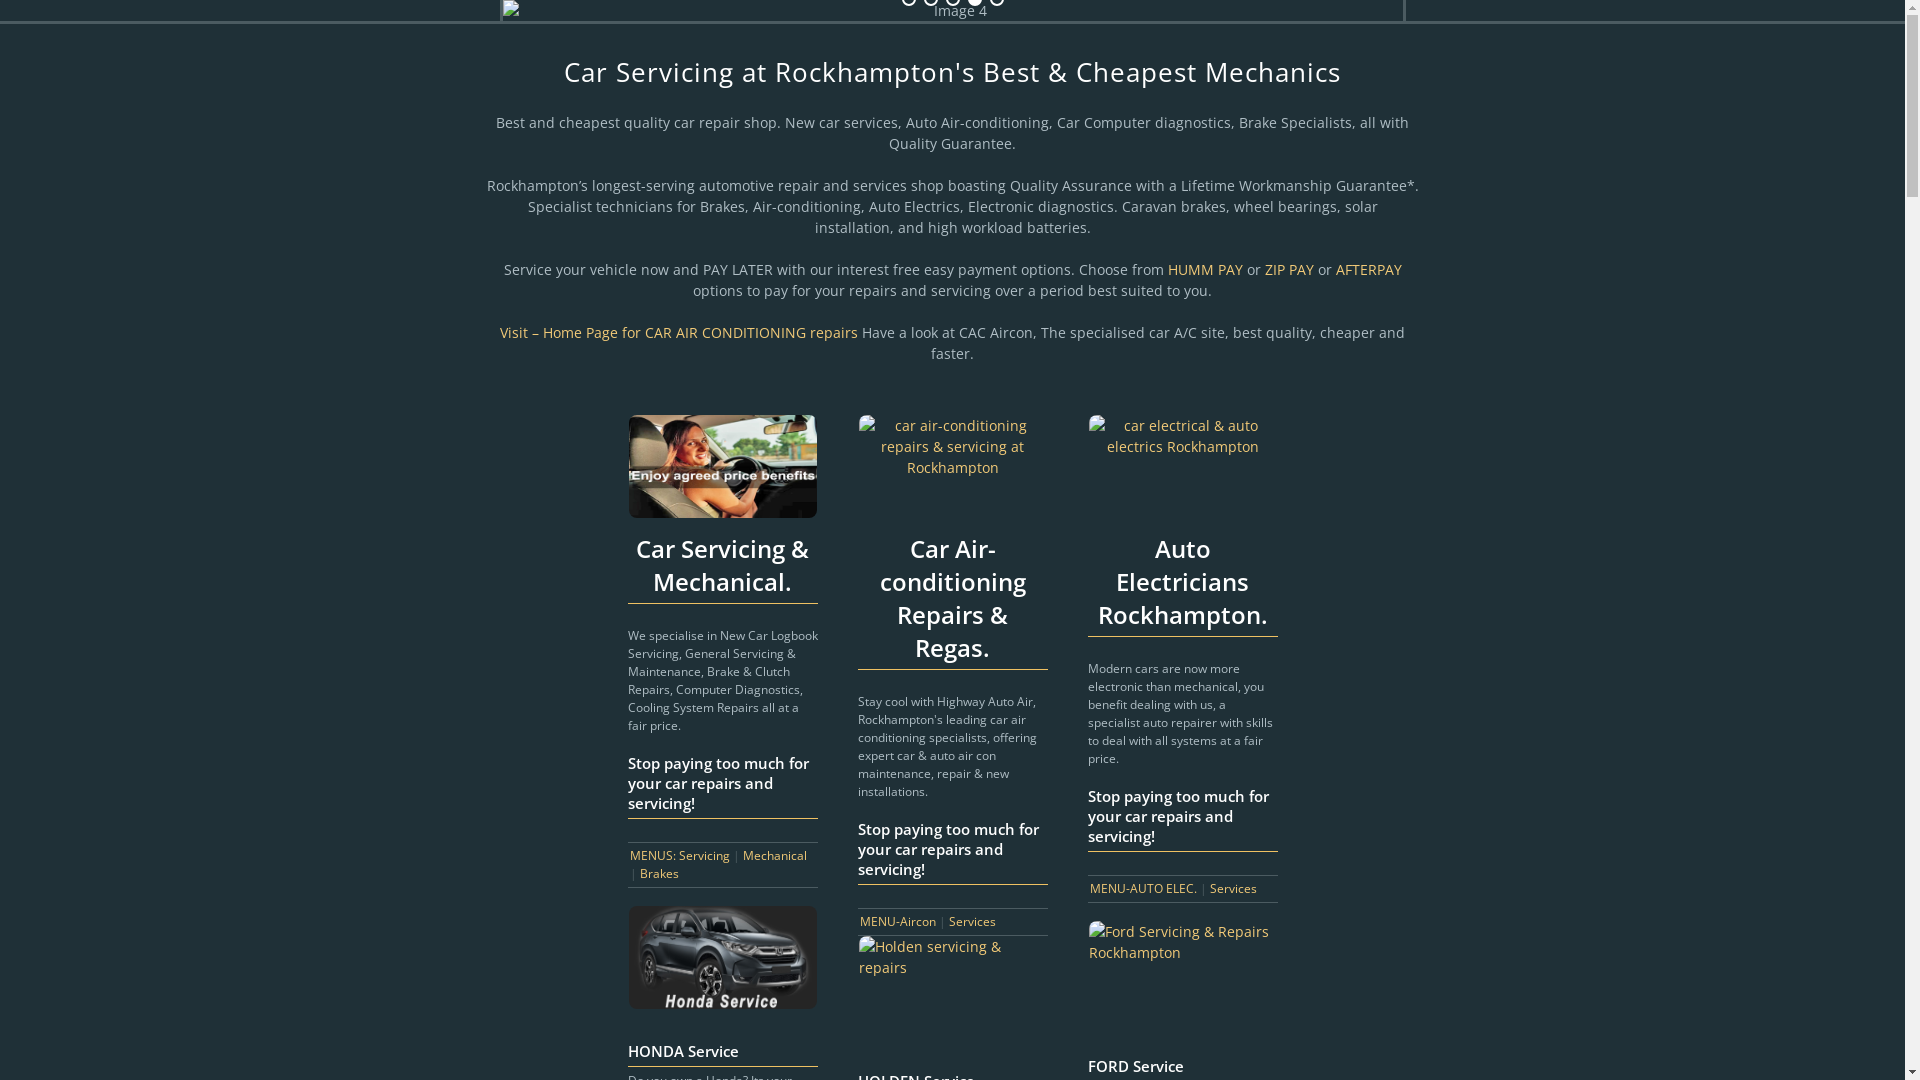 The height and width of the screenshot is (1080, 1920). What do you see at coordinates (659, 872) in the screenshot?
I see `'Brakes'` at bounding box center [659, 872].